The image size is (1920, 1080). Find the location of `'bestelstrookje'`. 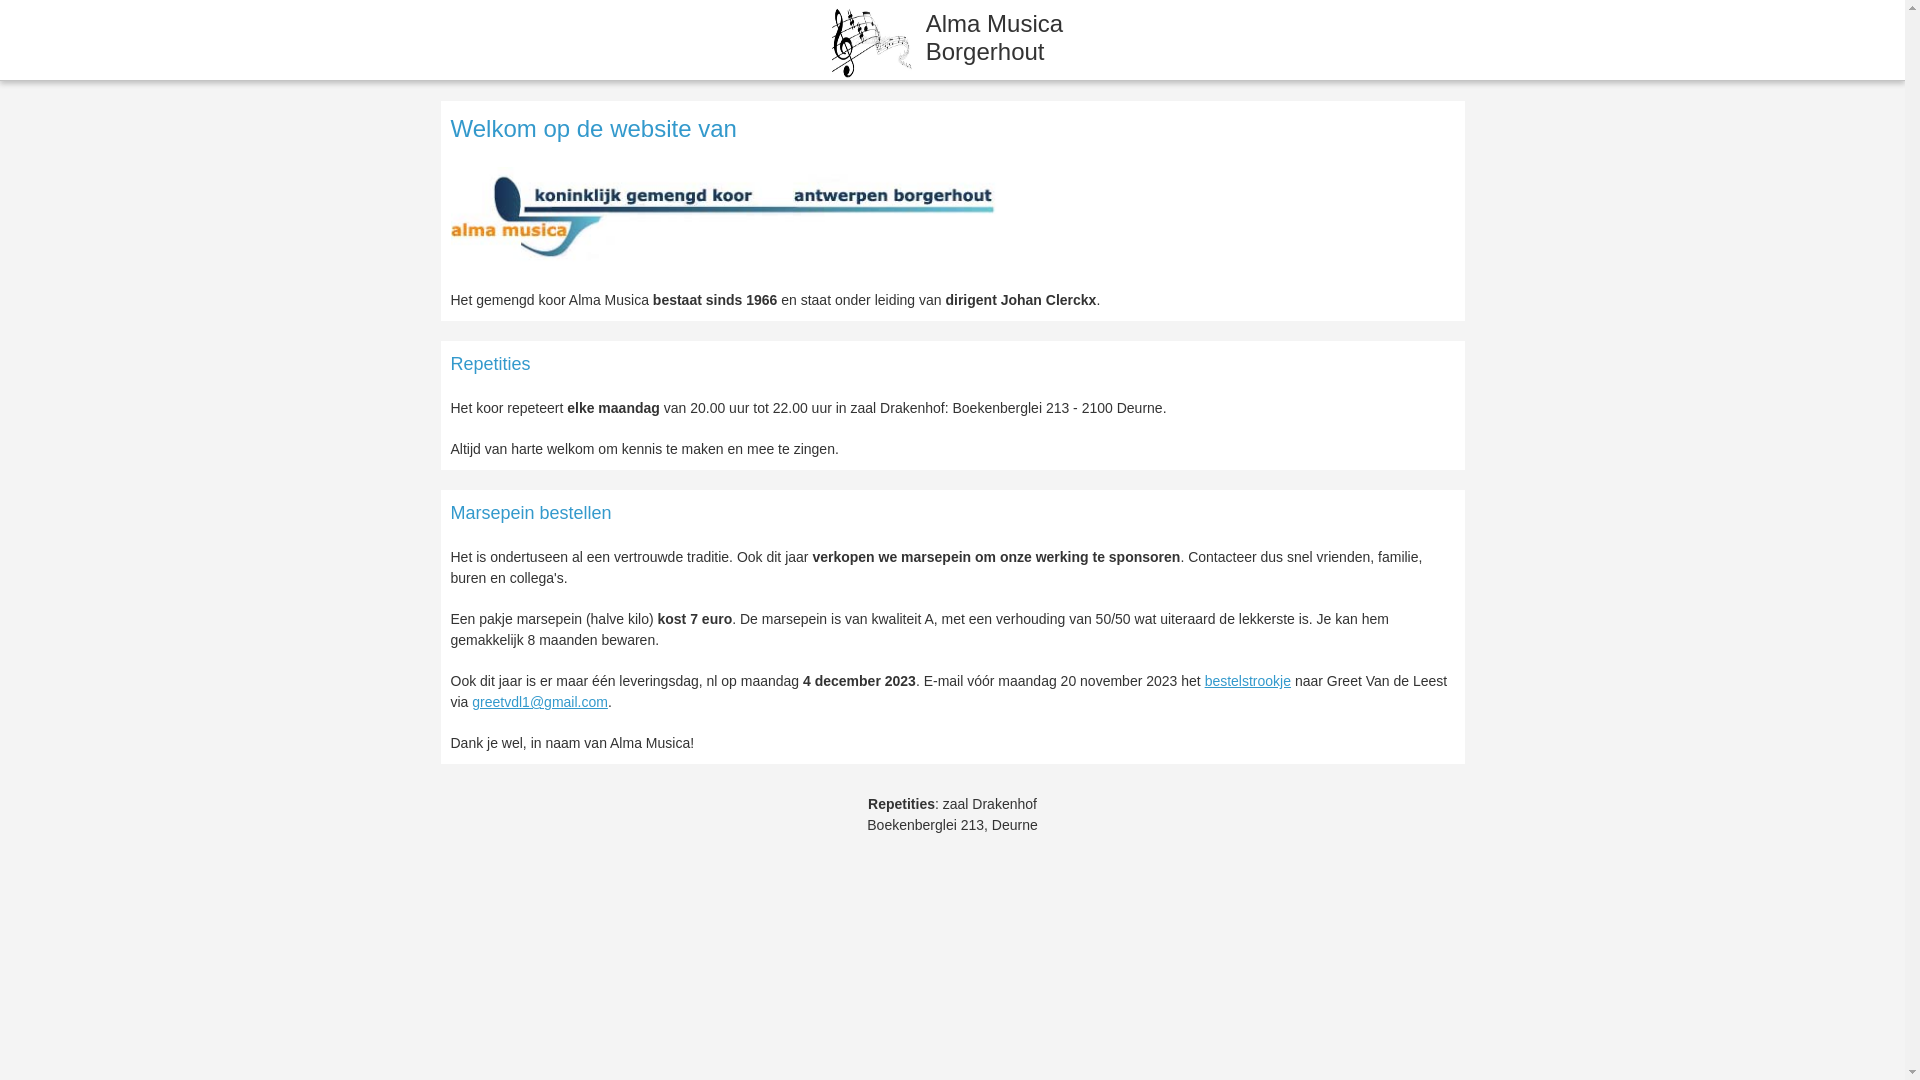

'bestelstrookje' is located at coordinates (1247, 680).